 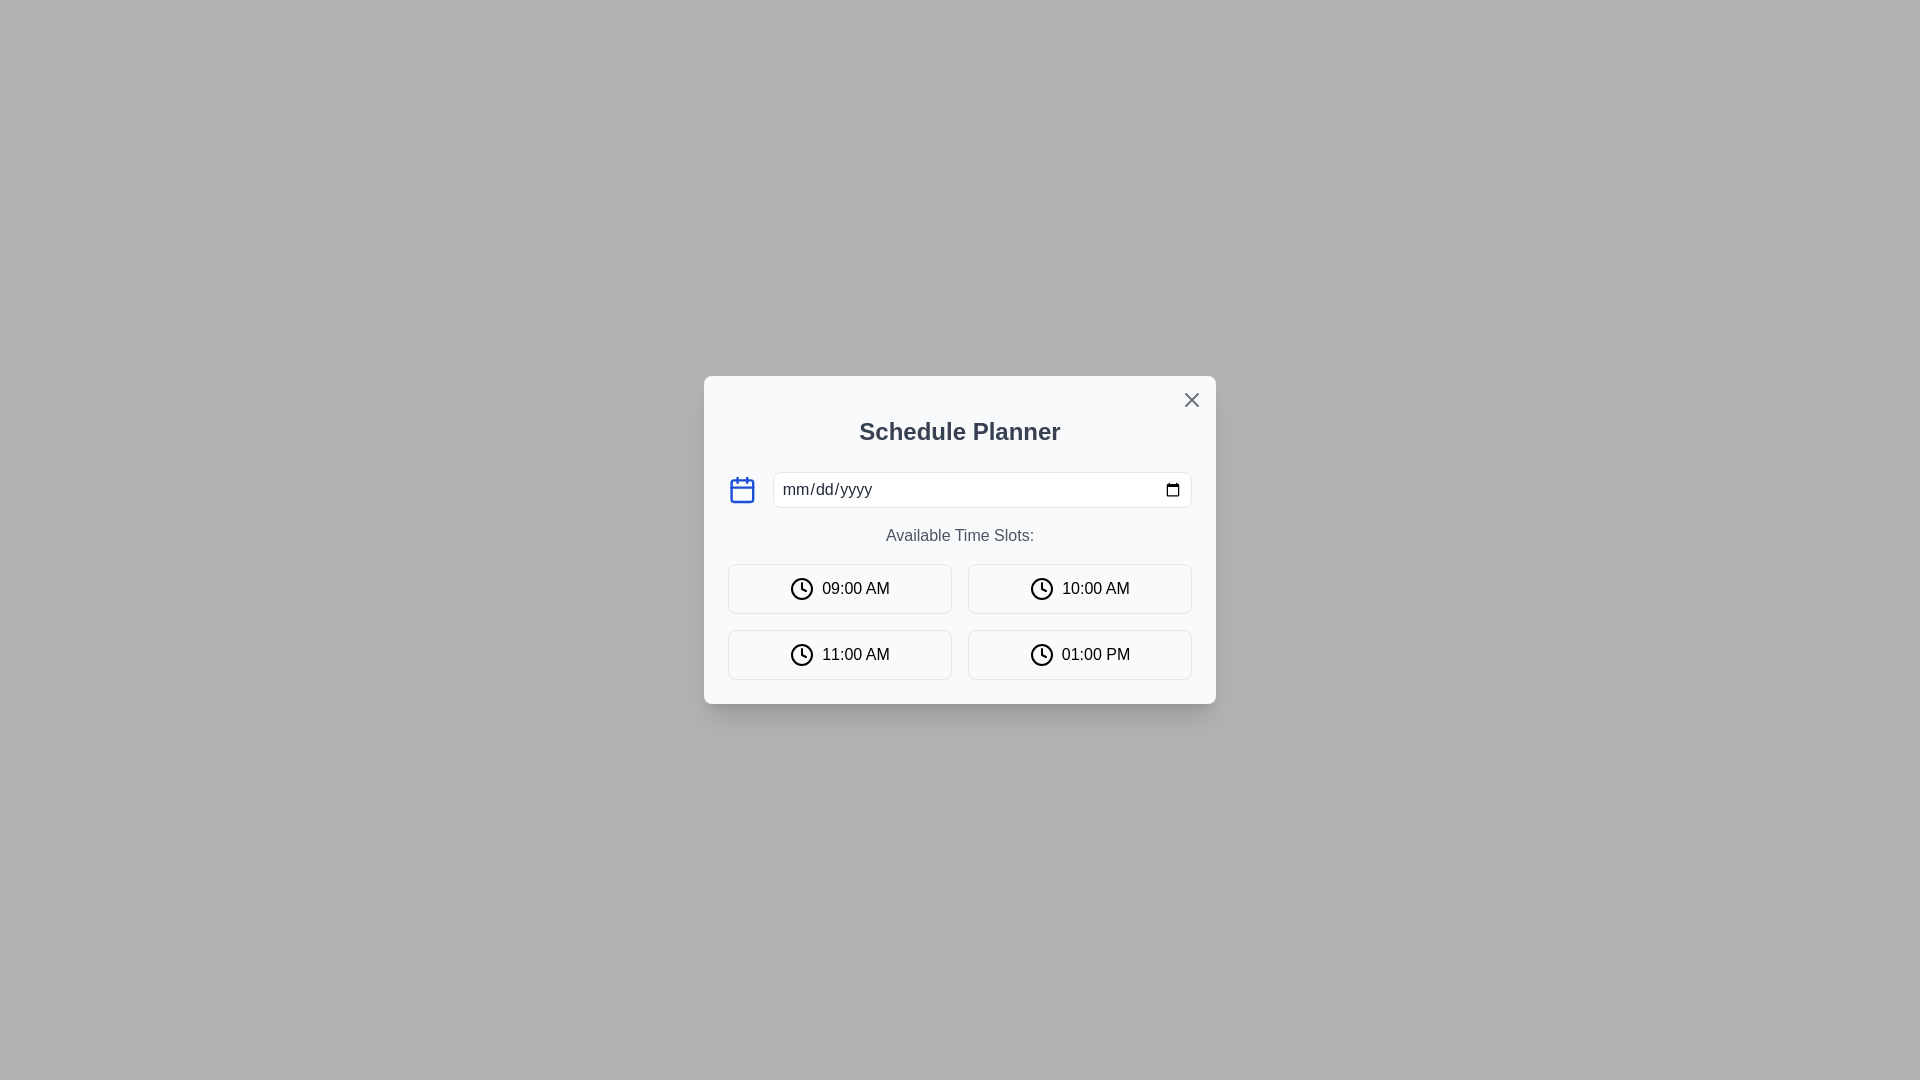 What do you see at coordinates (802, 588) in the screenshot?
I see `the filled circle at the center of the clock icon representing '09:00 AM' in the selection interface` at bounding box center [802, 588].